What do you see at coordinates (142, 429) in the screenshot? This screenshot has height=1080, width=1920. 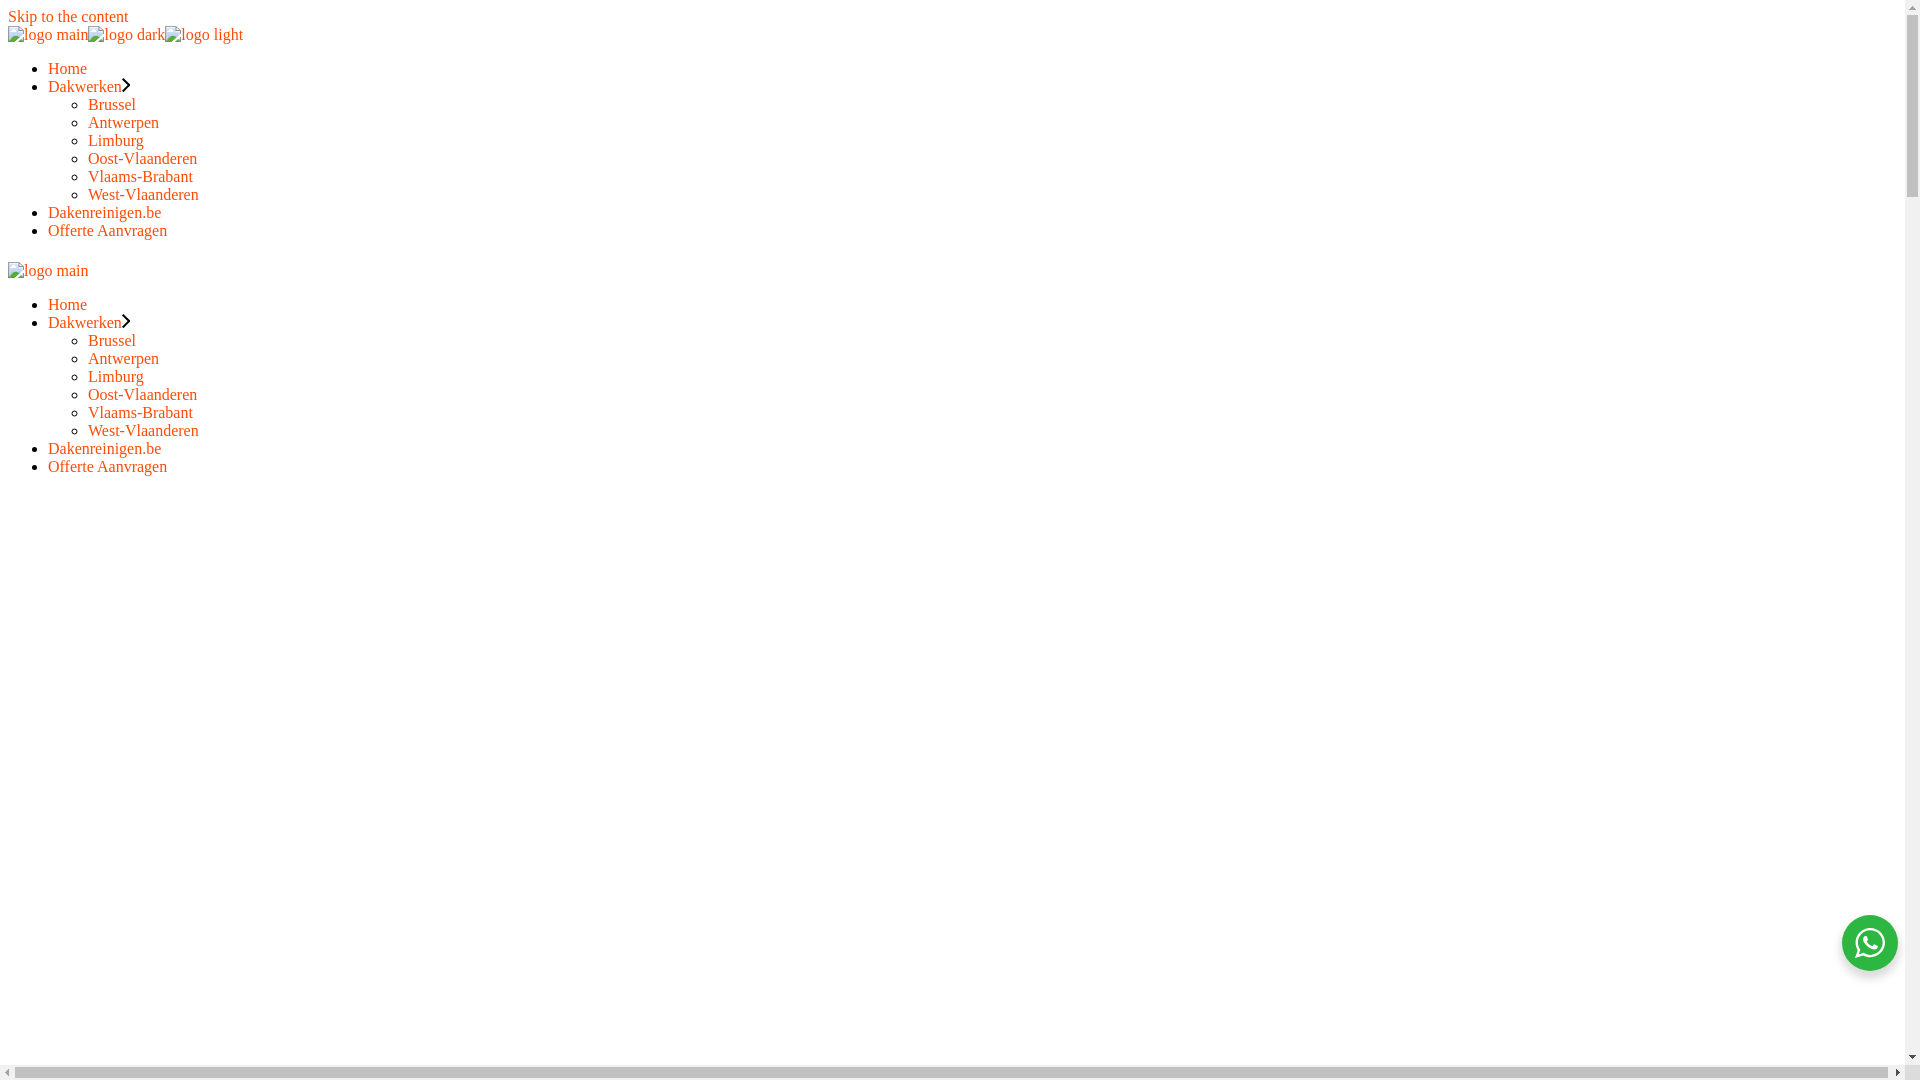 I see `'West-Vlaanderen'` at bounding box center [142, 429].